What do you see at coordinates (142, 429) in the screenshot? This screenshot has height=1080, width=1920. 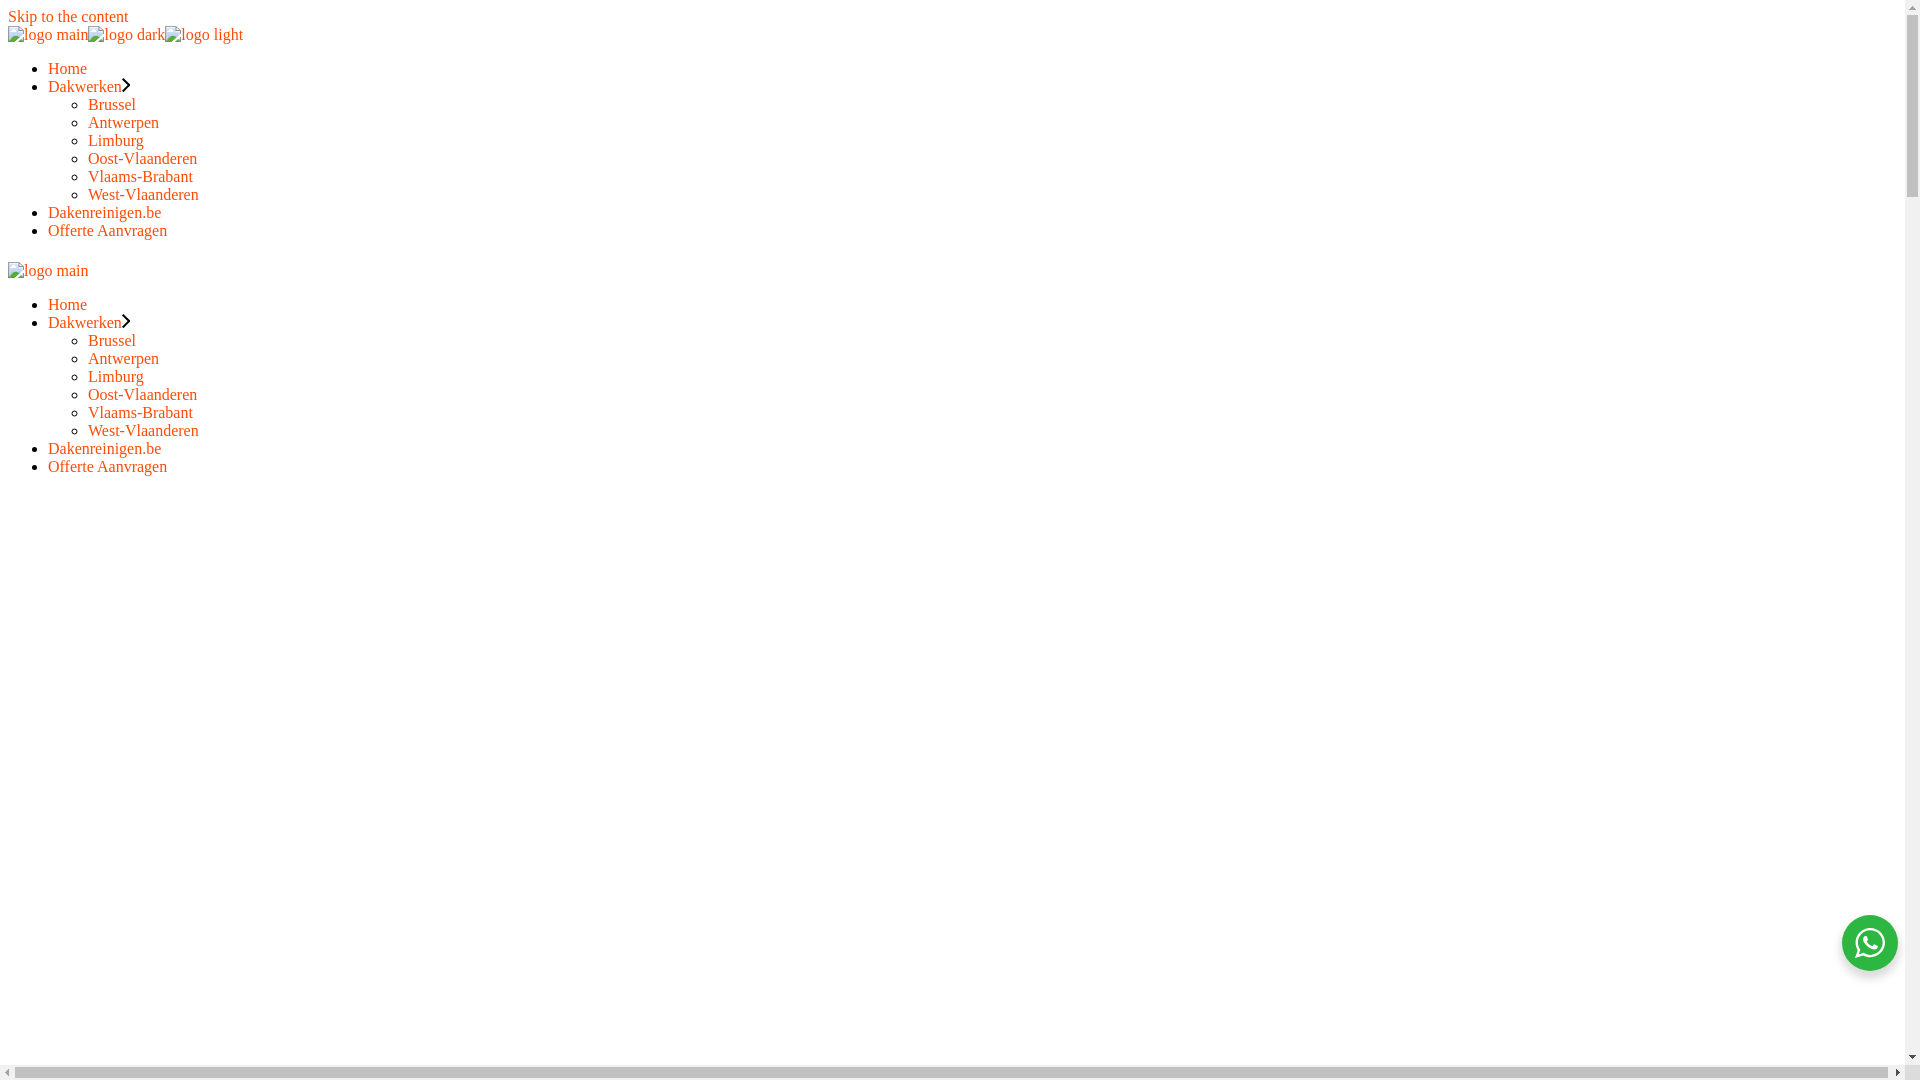 I see `'West-Vlaanderen'` at bounding box center [142, 429].